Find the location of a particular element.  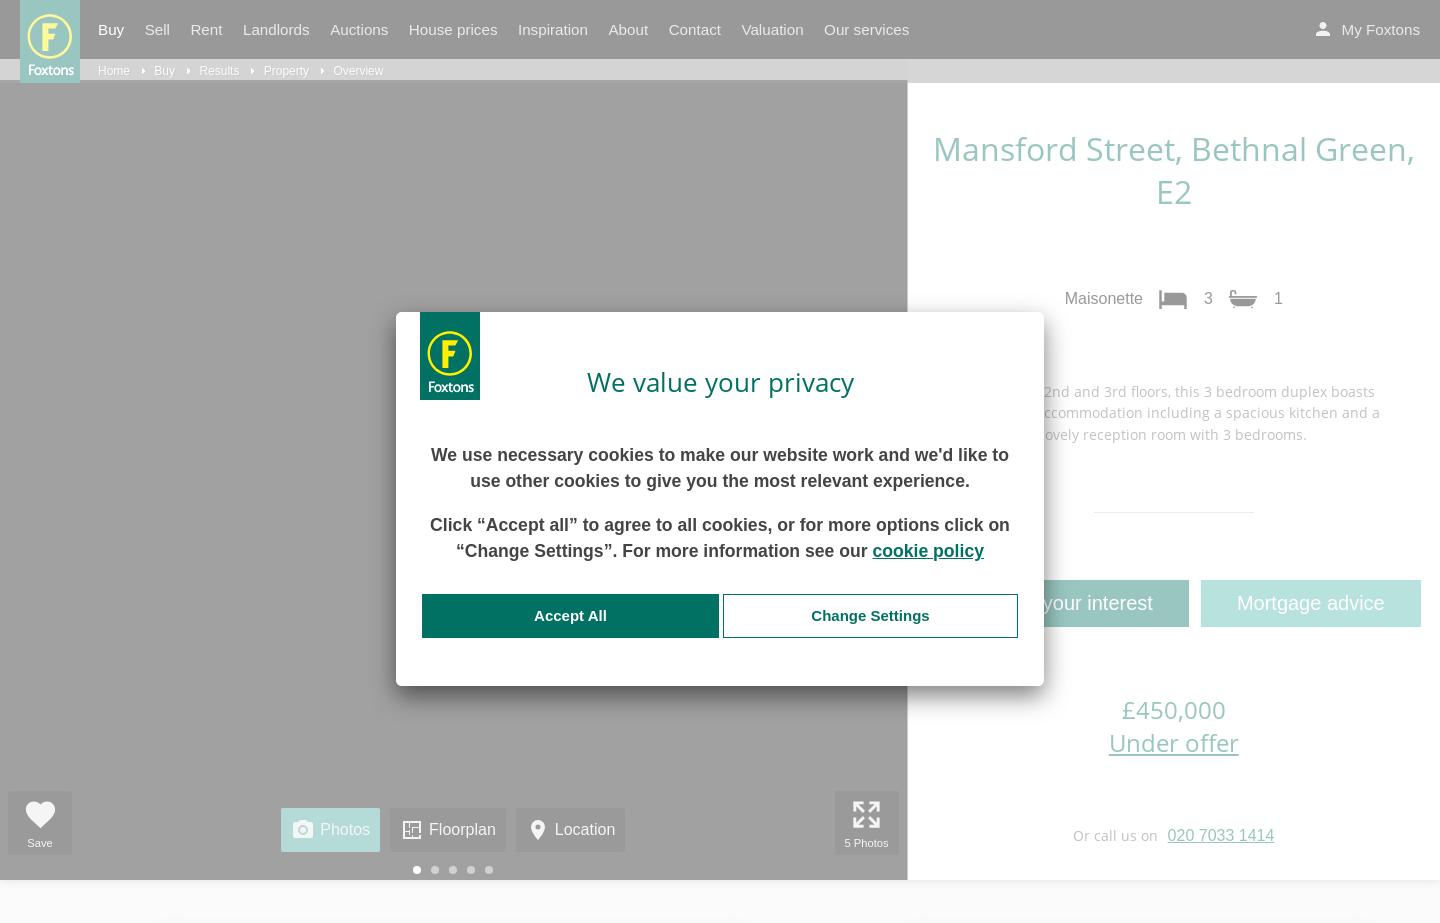

'020 7033 1414' is located at coordinates (1219, 834).